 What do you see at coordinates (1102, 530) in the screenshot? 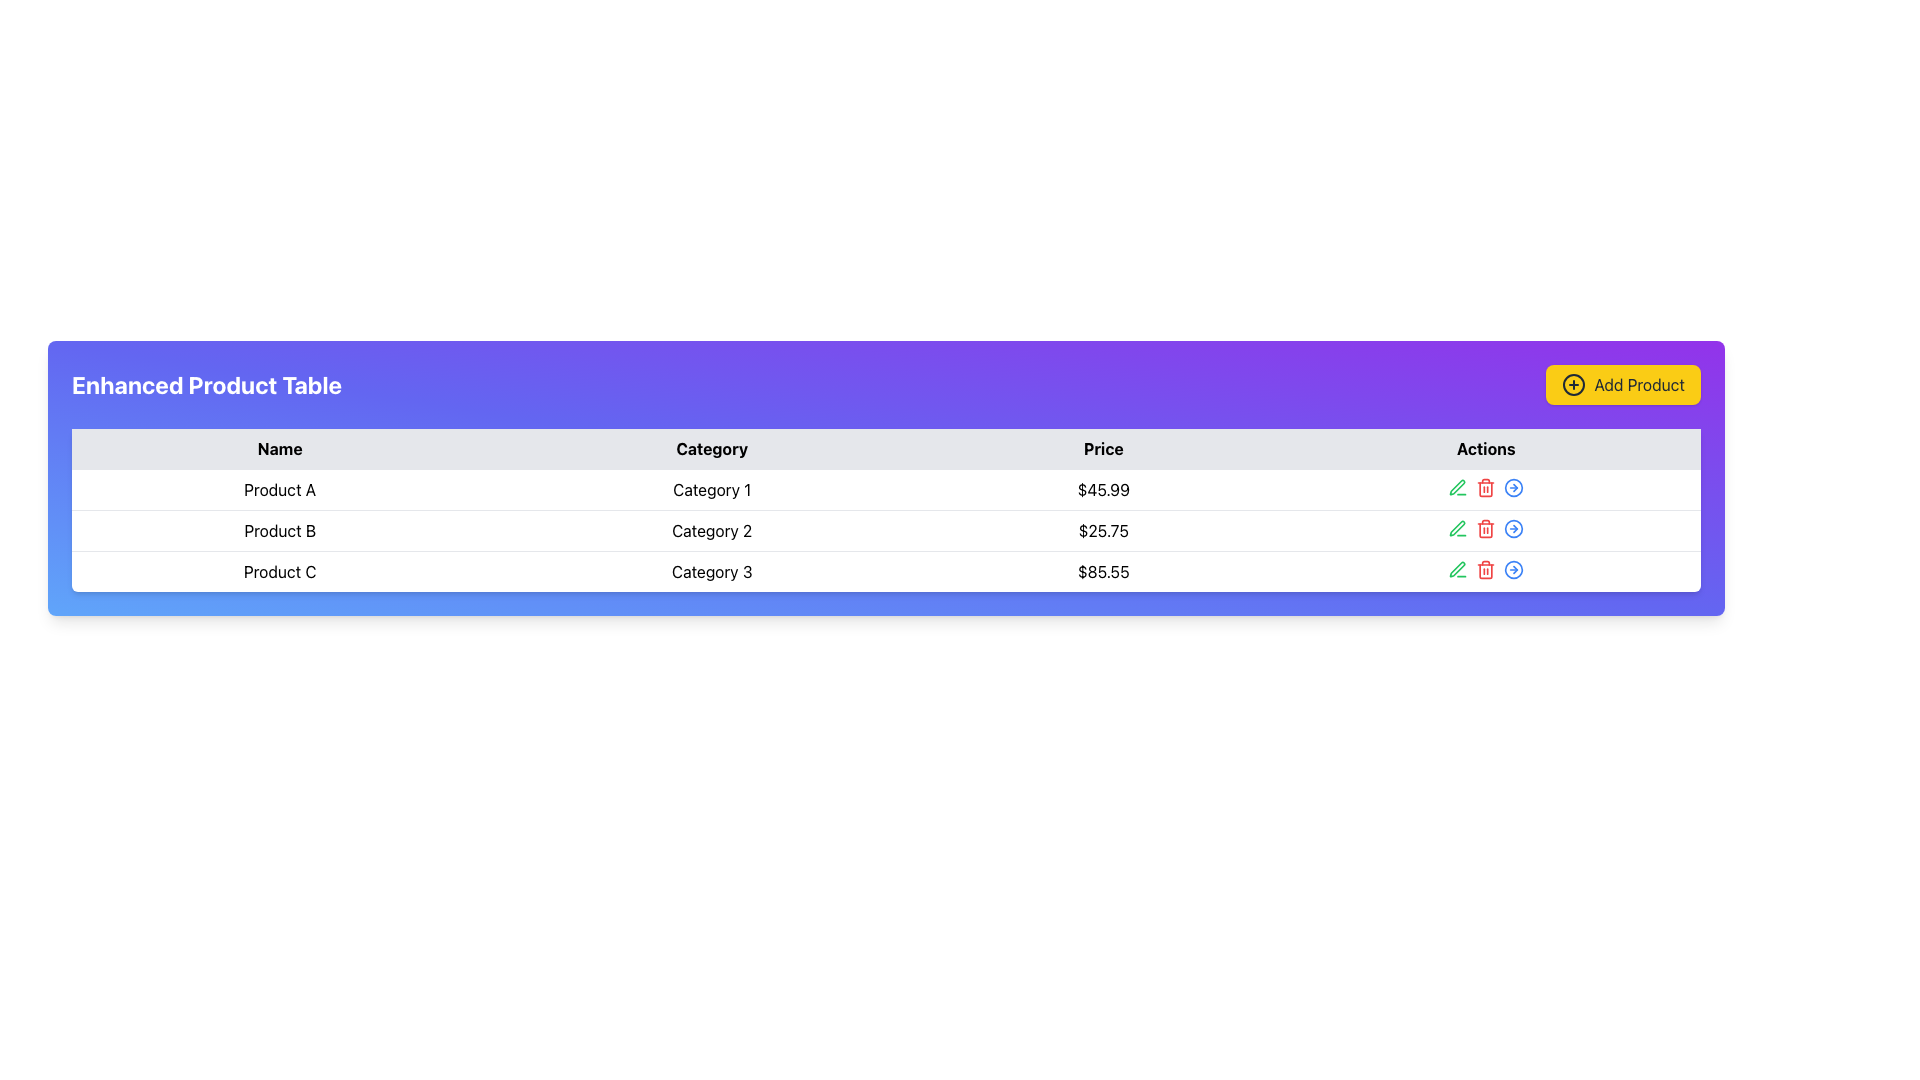
I see `displayed price of Product B located in the Price column of the table, specifically in the second row` at bounding box center [1102, 530].